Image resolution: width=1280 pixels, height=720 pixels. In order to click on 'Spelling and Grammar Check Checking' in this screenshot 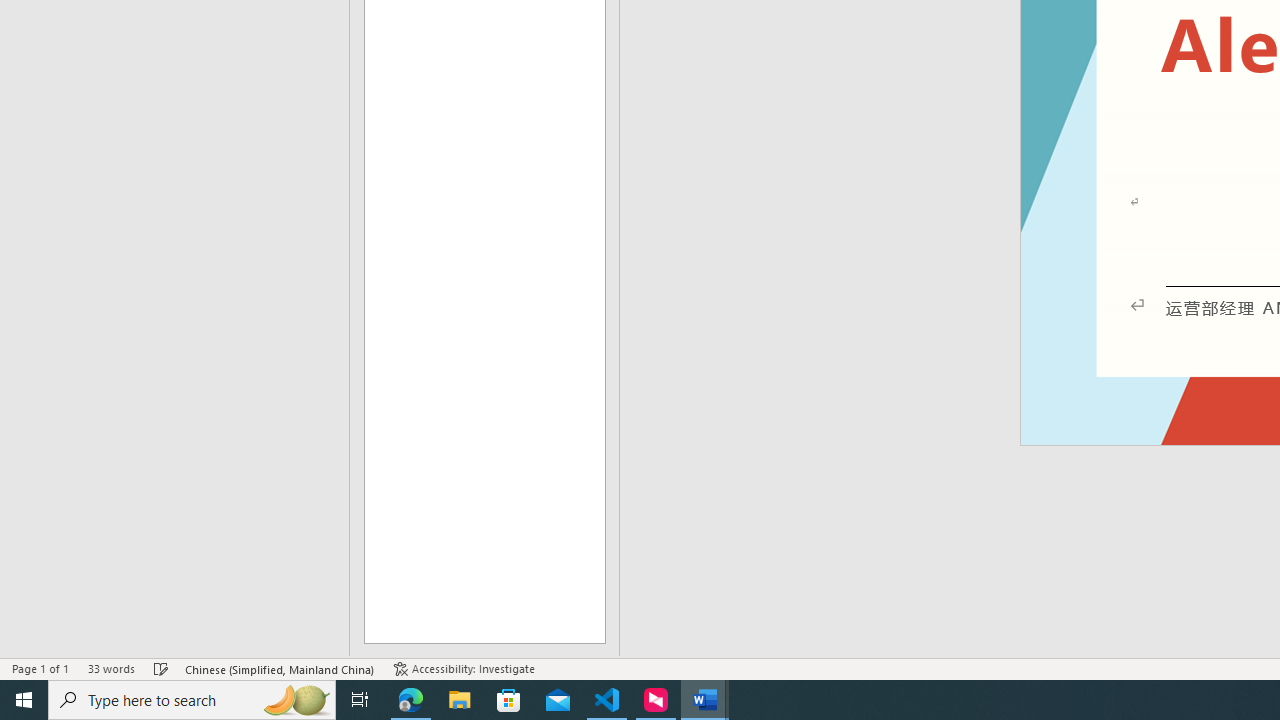, I will do `click(161, 669)`.